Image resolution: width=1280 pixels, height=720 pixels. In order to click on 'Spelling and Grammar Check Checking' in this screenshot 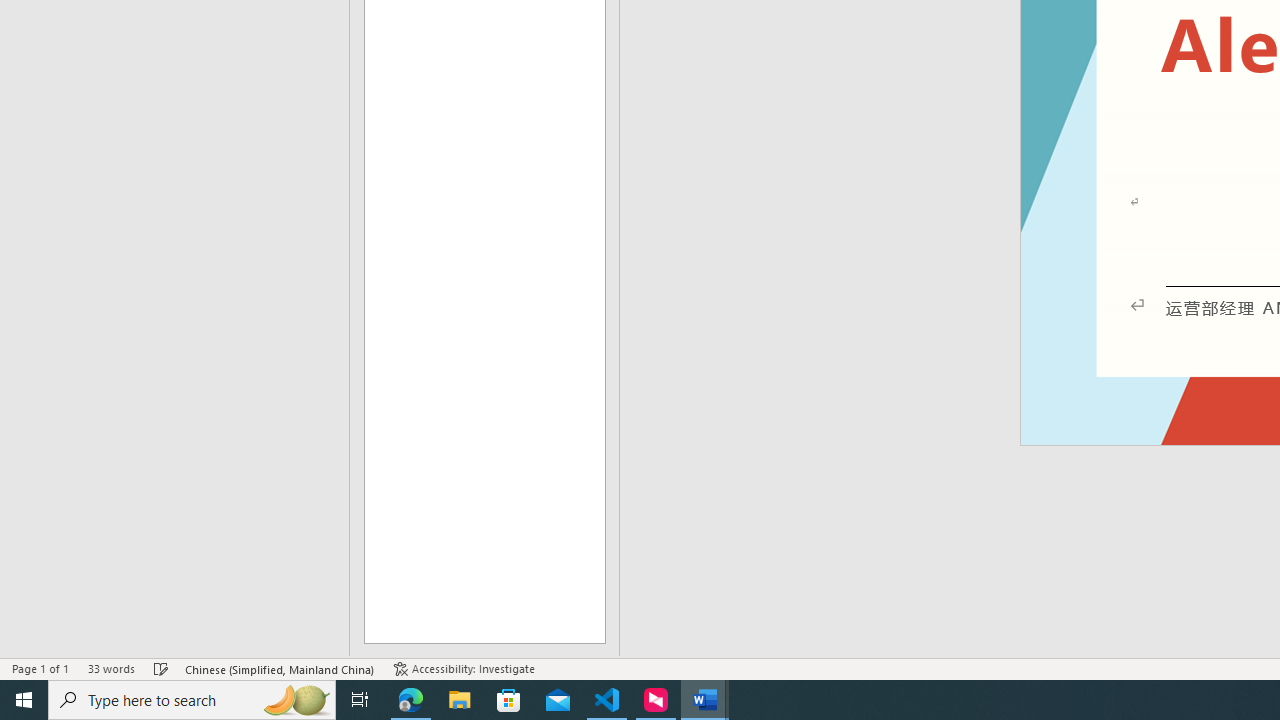, I will do `click(161, 669)`.